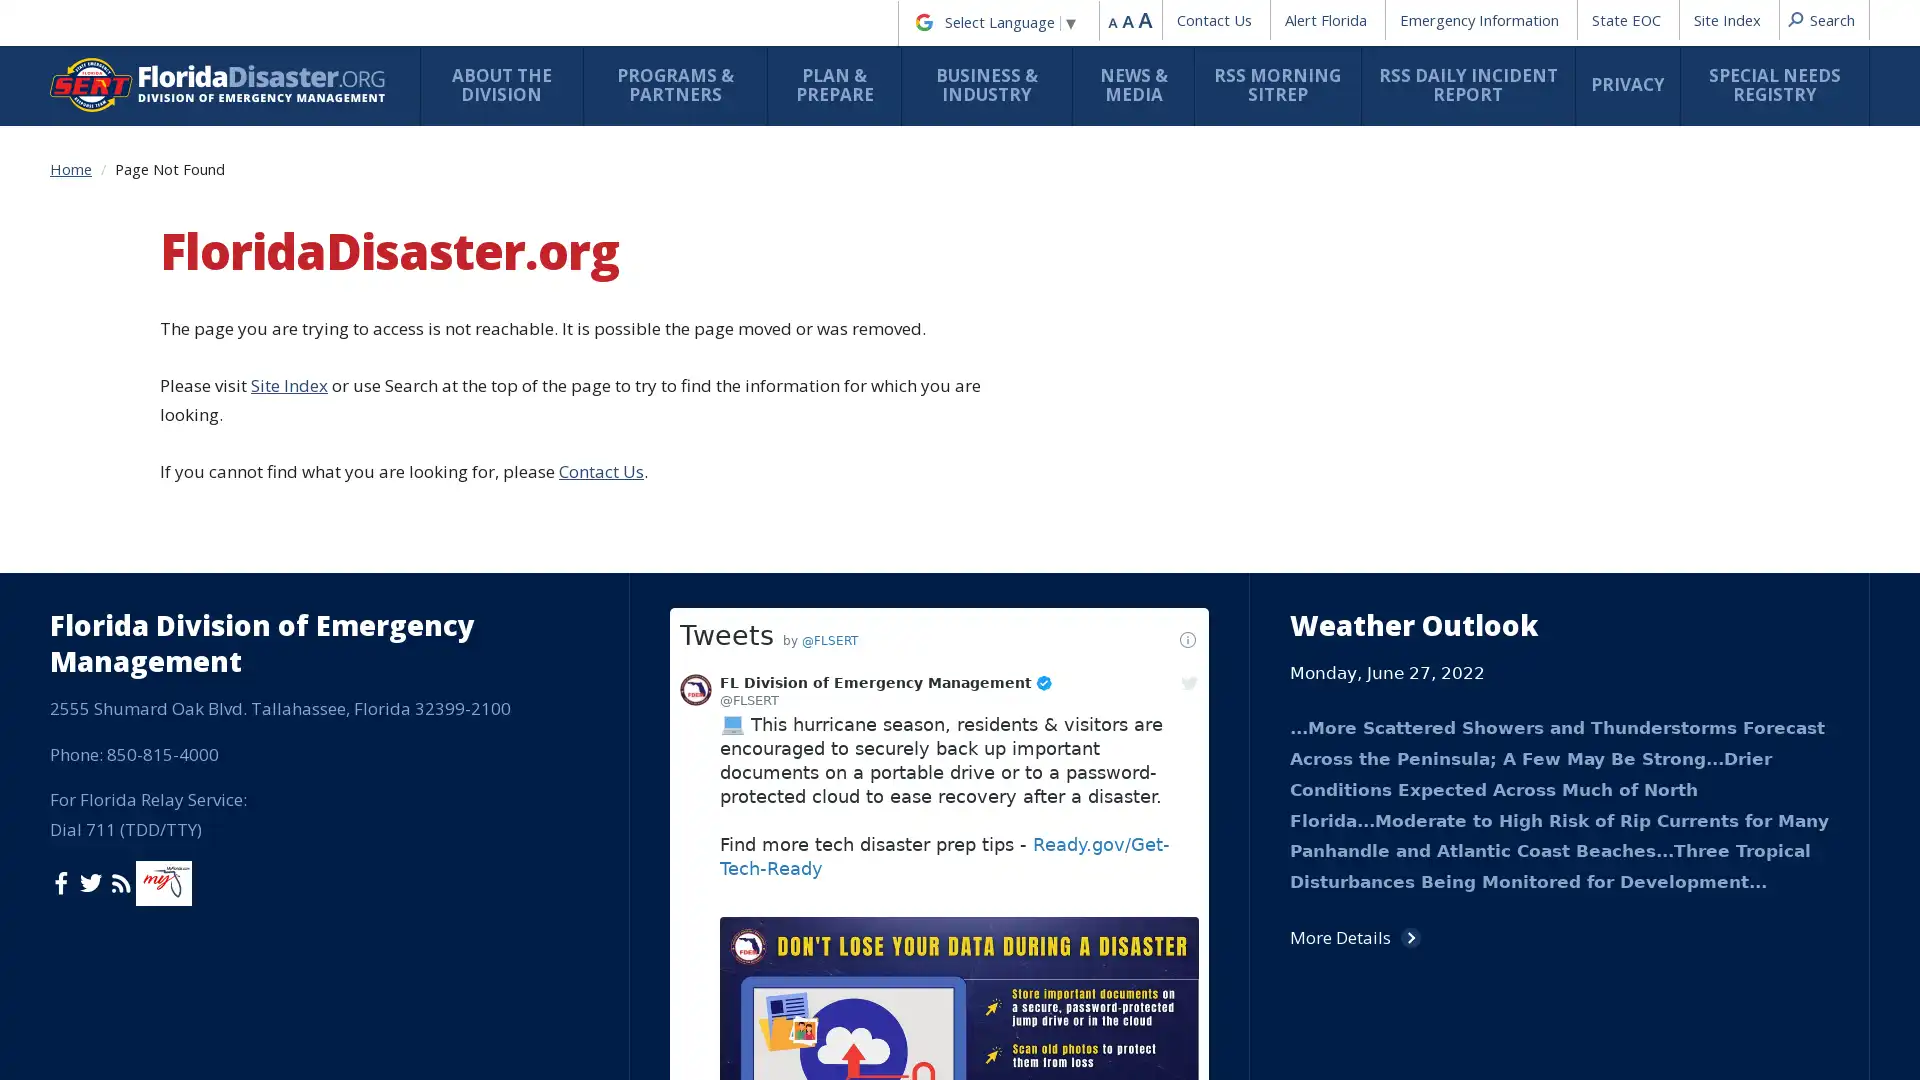 This screenshot has height=1080, width=1920. I want to click on Toggle More, so click(600, 561).